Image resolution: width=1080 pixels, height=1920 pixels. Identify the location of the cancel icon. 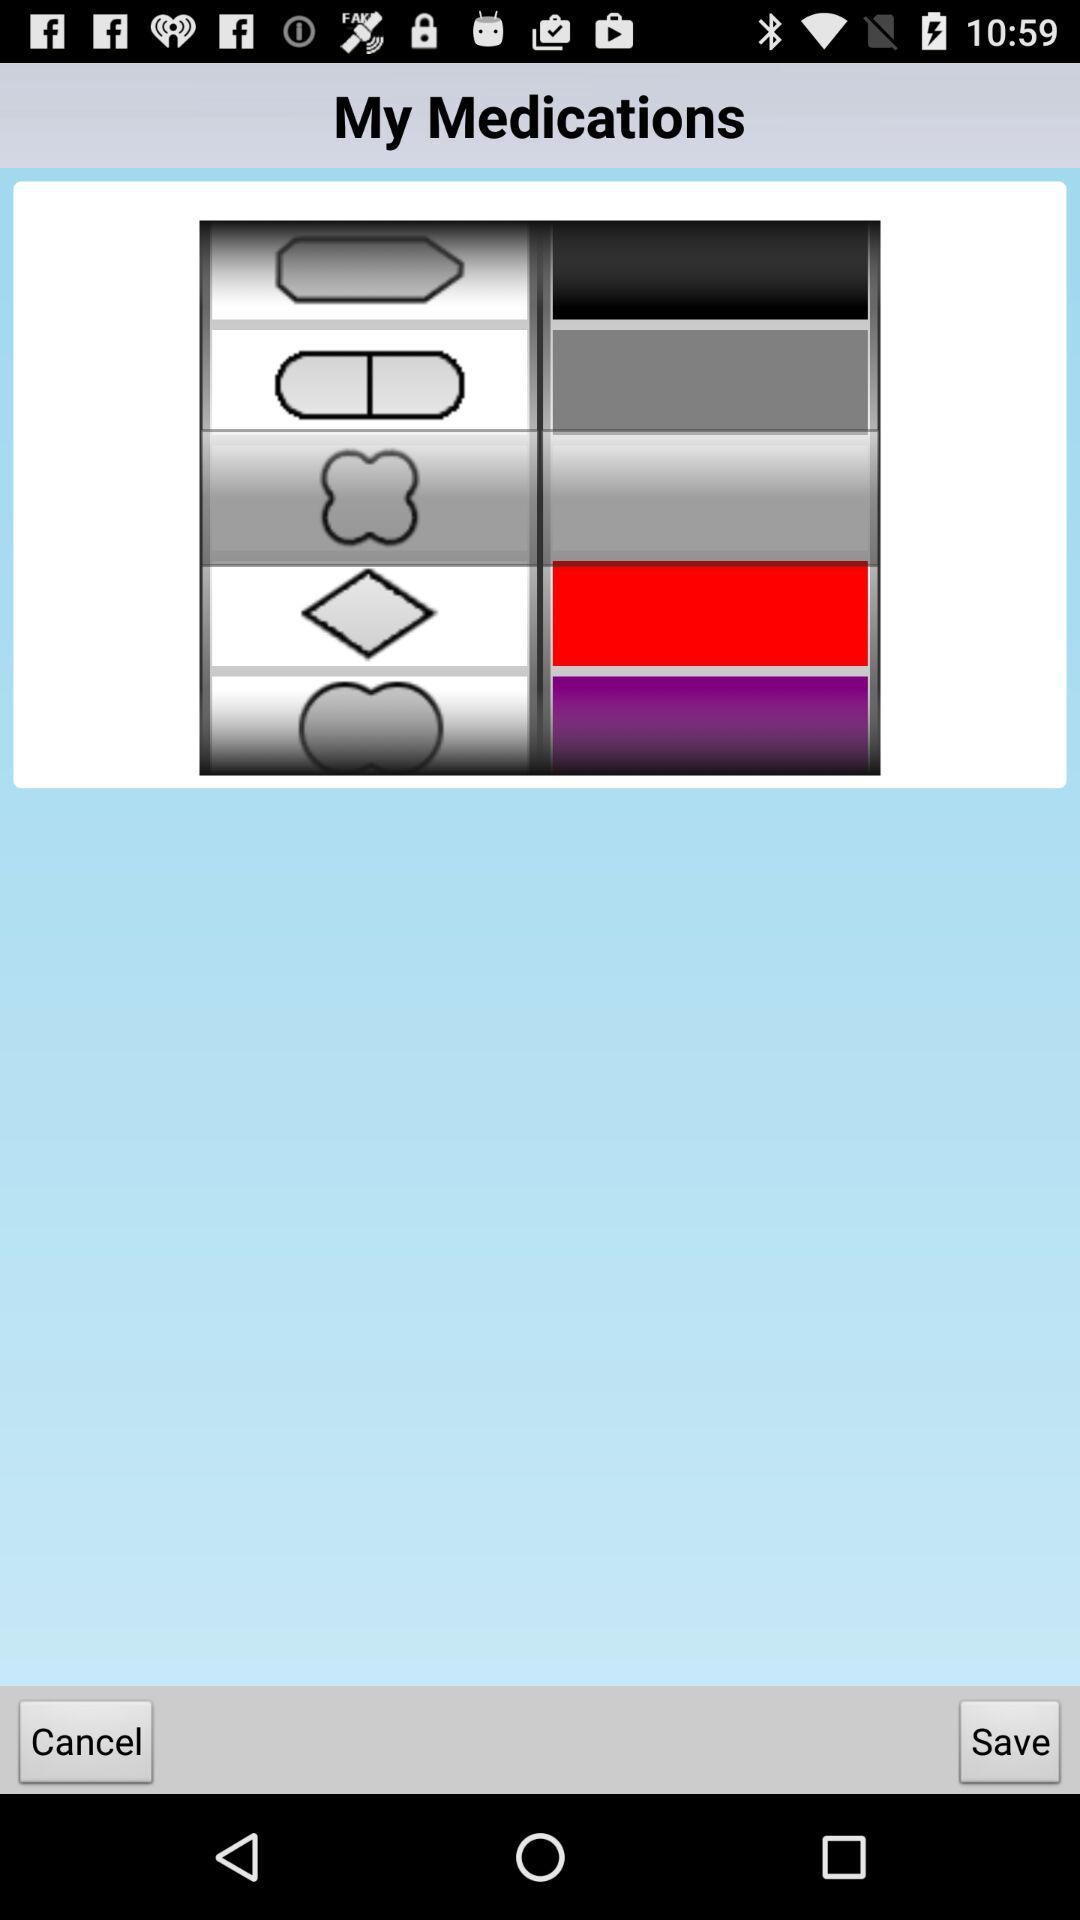
(85, 1745).